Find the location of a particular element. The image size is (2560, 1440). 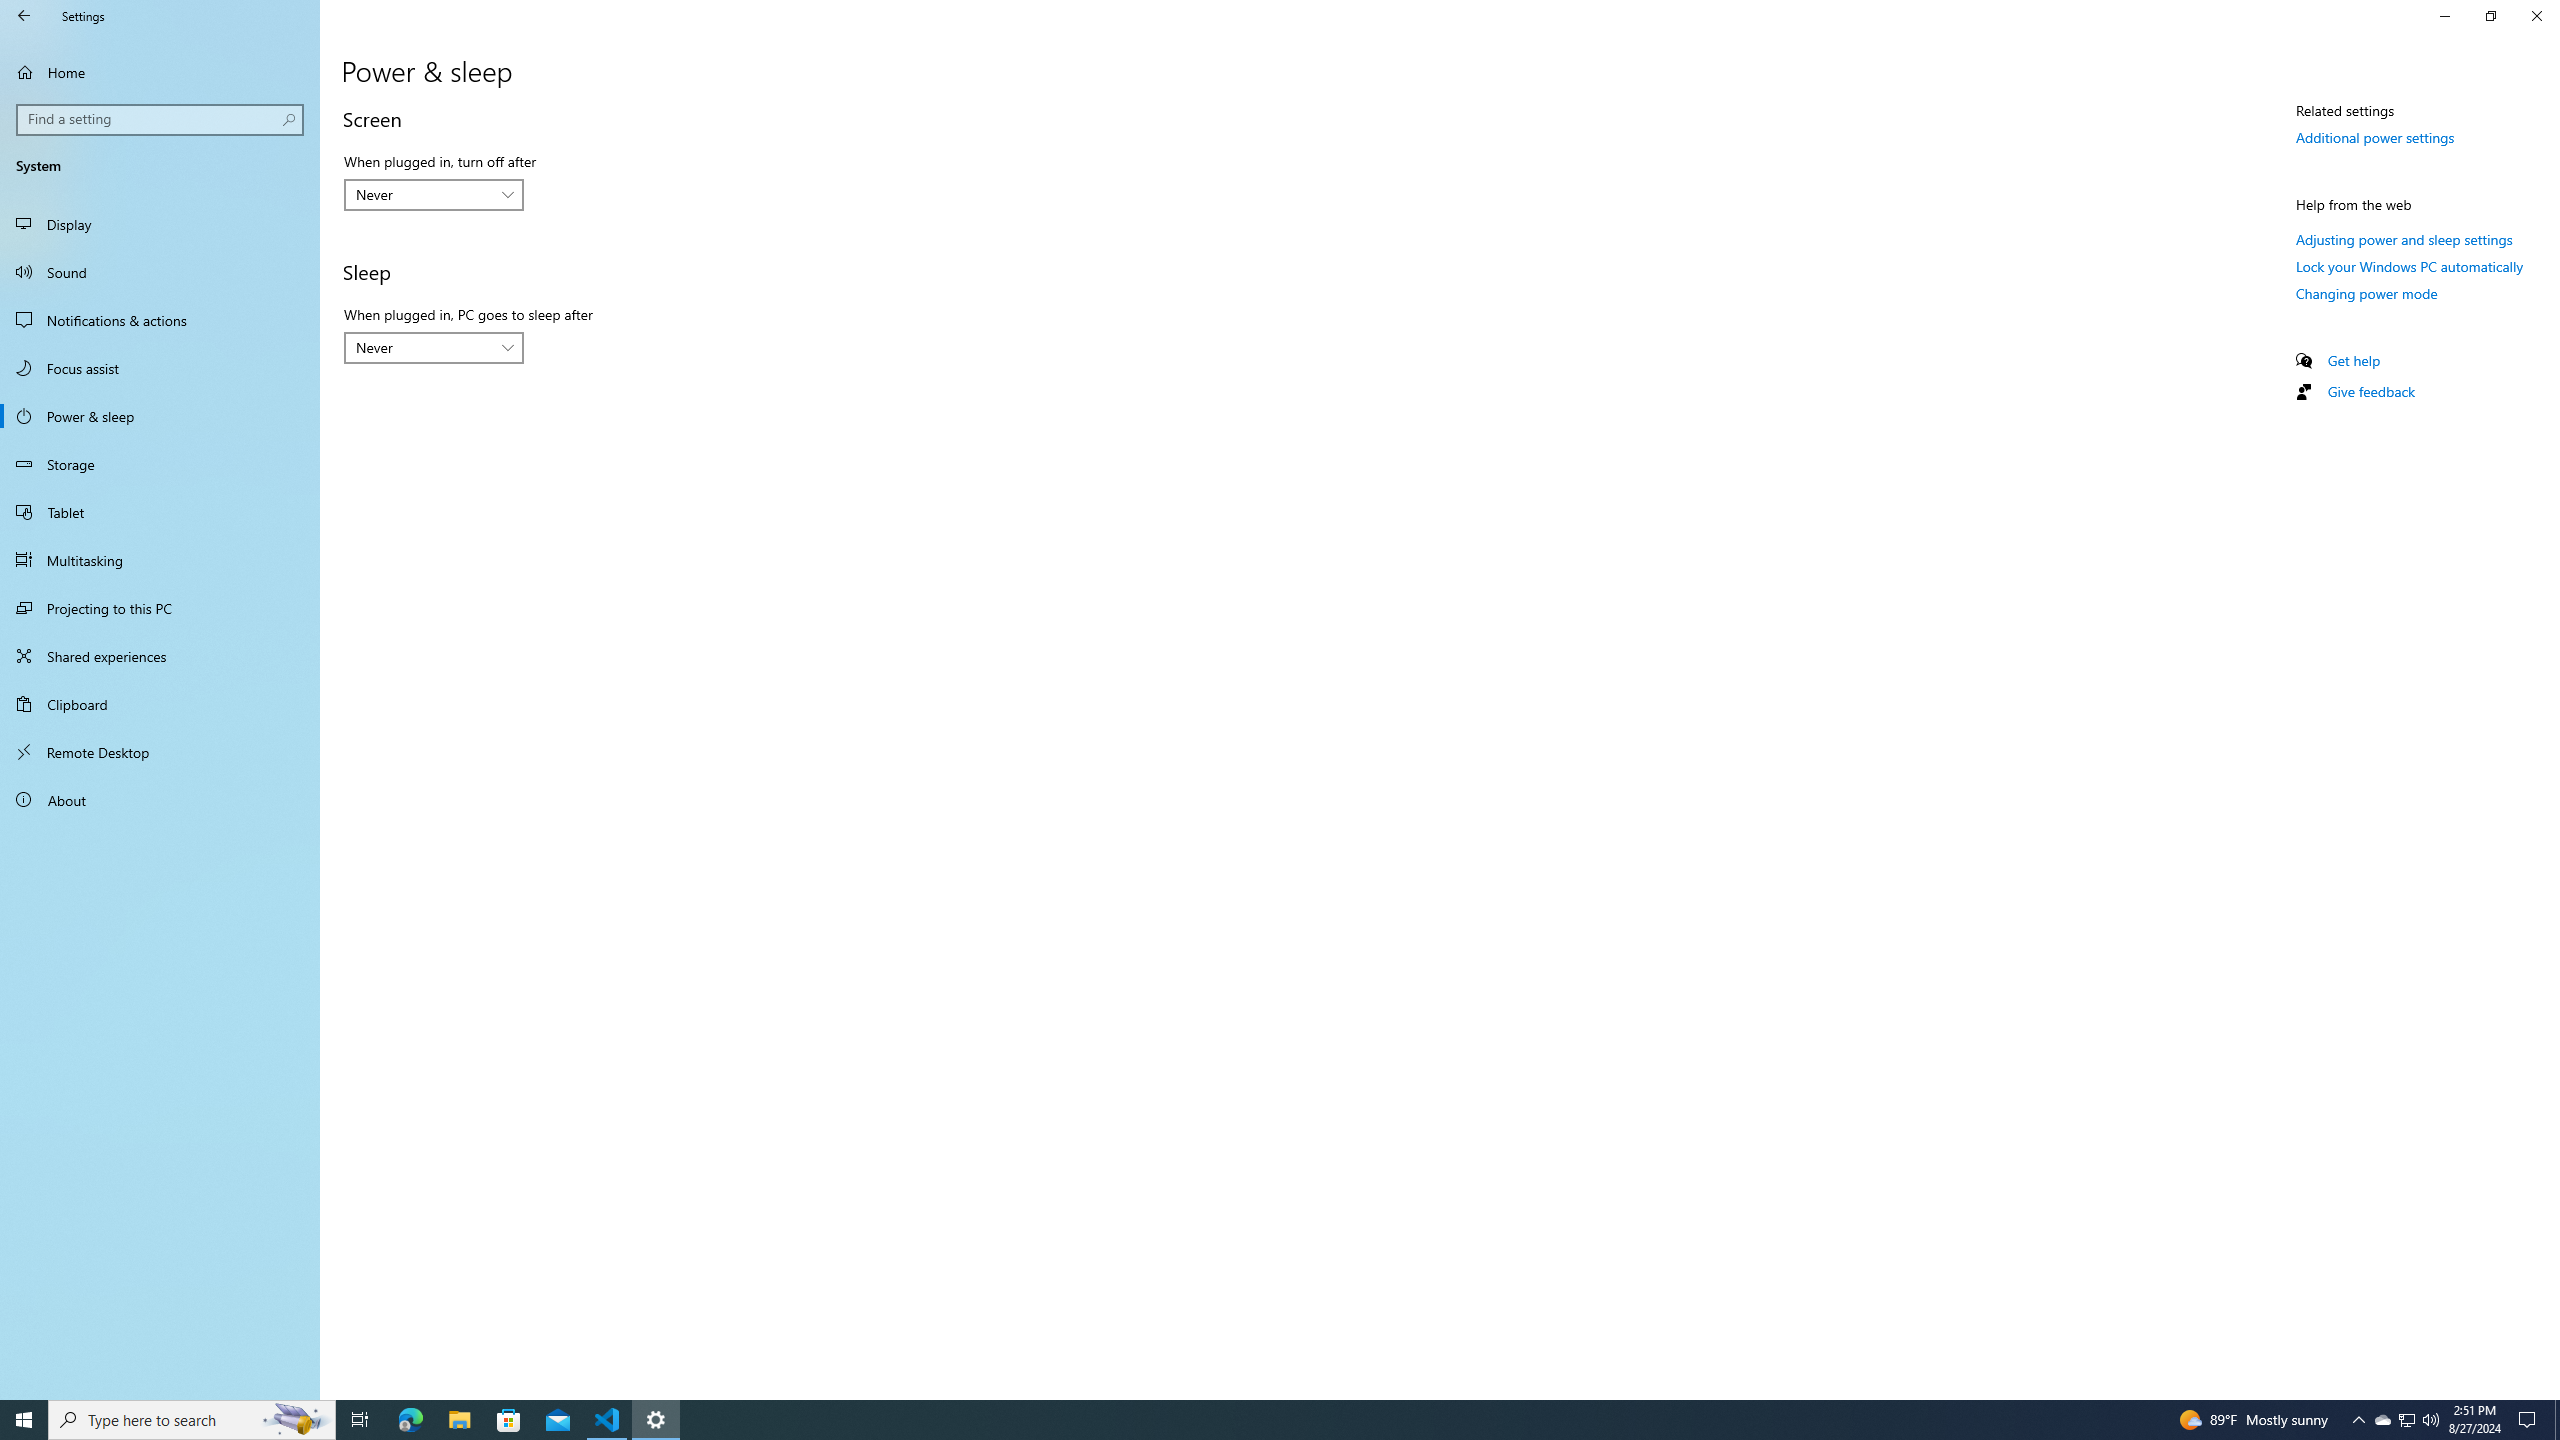

'Lock your Windows PC automatically' is located at coordinates (2409, 265).